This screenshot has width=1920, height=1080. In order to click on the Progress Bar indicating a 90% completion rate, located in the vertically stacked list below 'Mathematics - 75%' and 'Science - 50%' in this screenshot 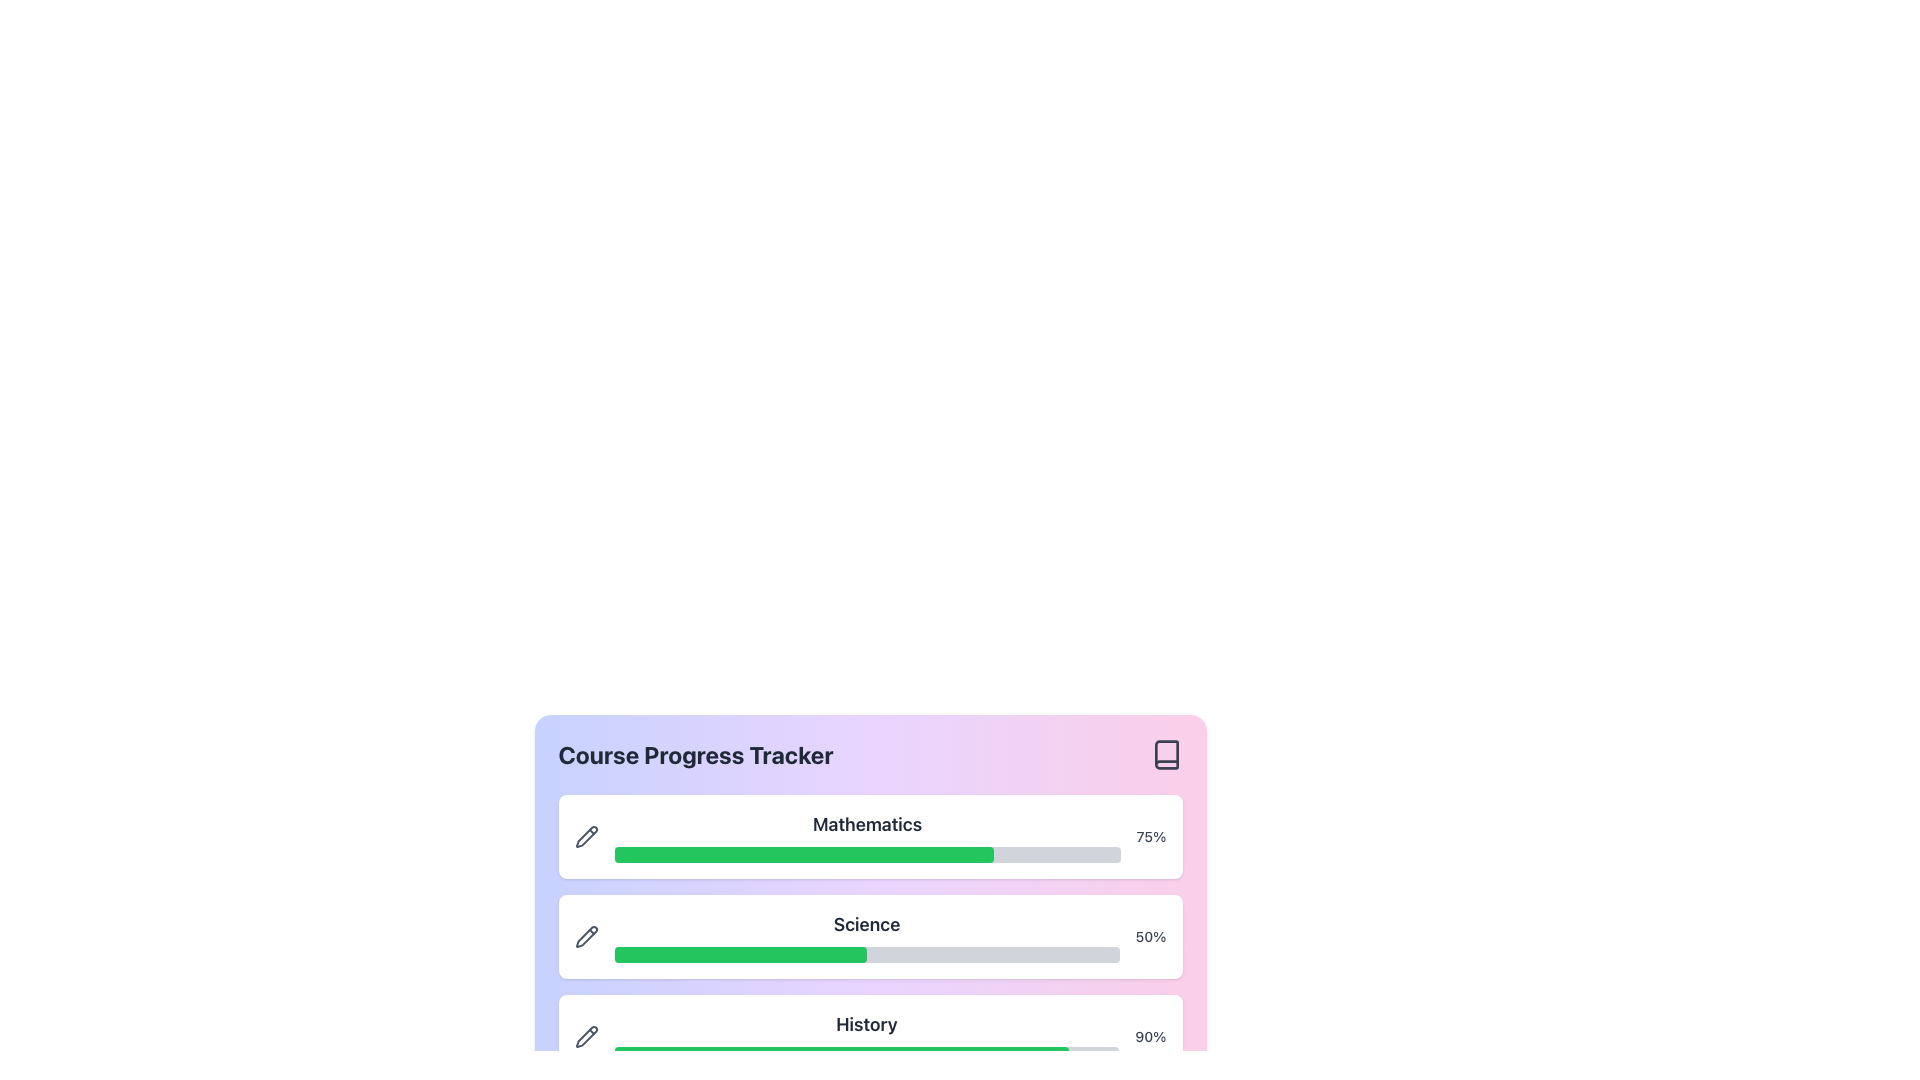, I will do `click(870, 1036)`.